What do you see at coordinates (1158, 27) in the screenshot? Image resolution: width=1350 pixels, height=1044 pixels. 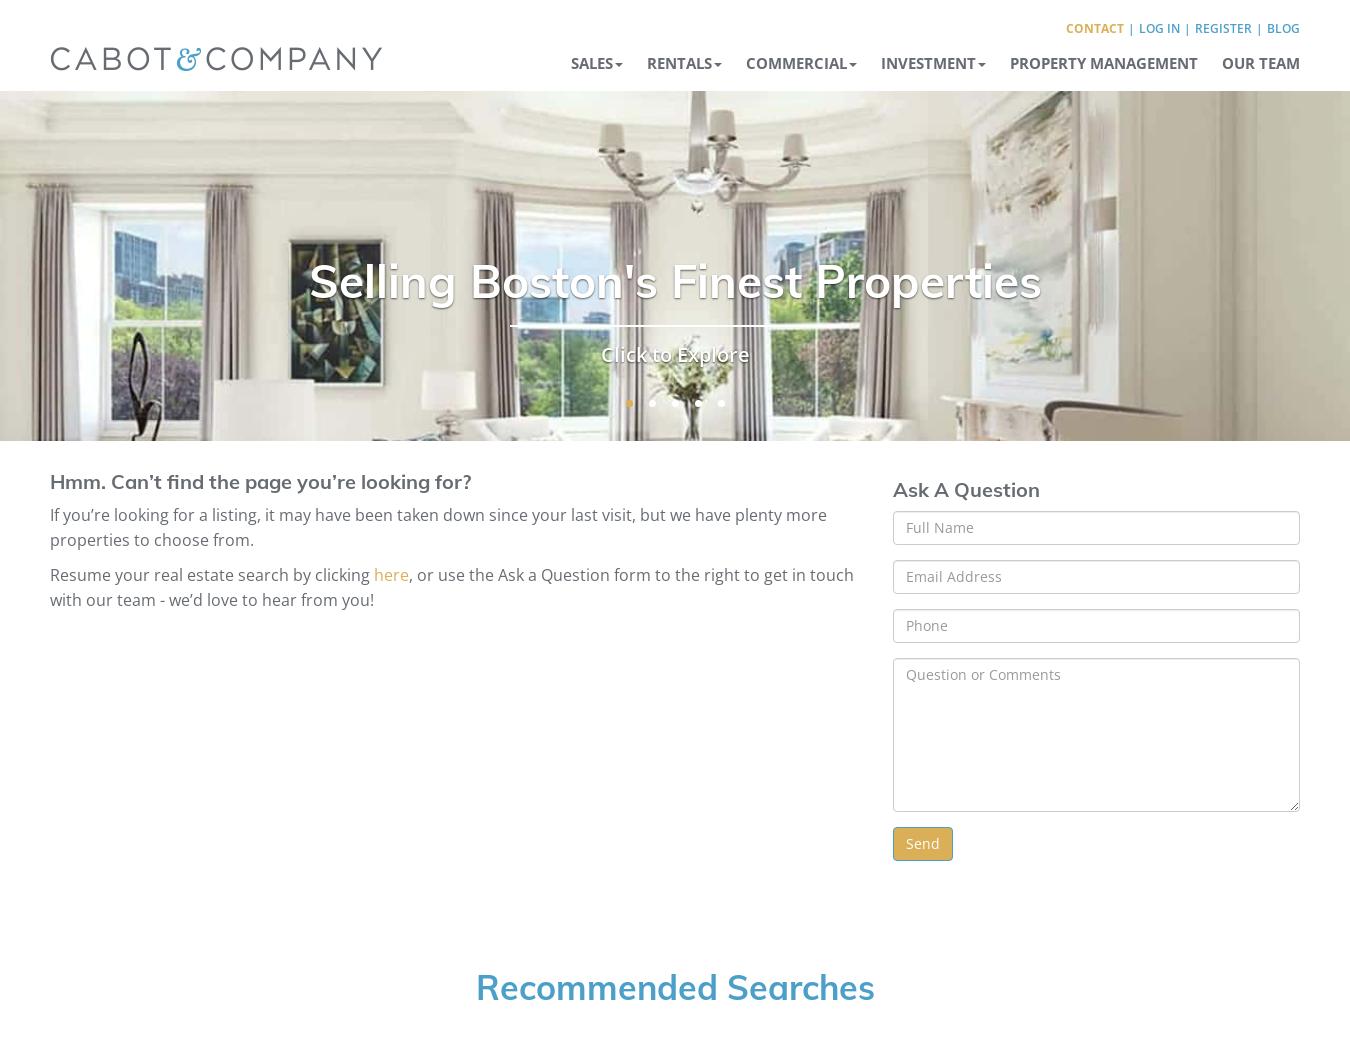 I see `'Log In'` at bounding box center [1158, 27].